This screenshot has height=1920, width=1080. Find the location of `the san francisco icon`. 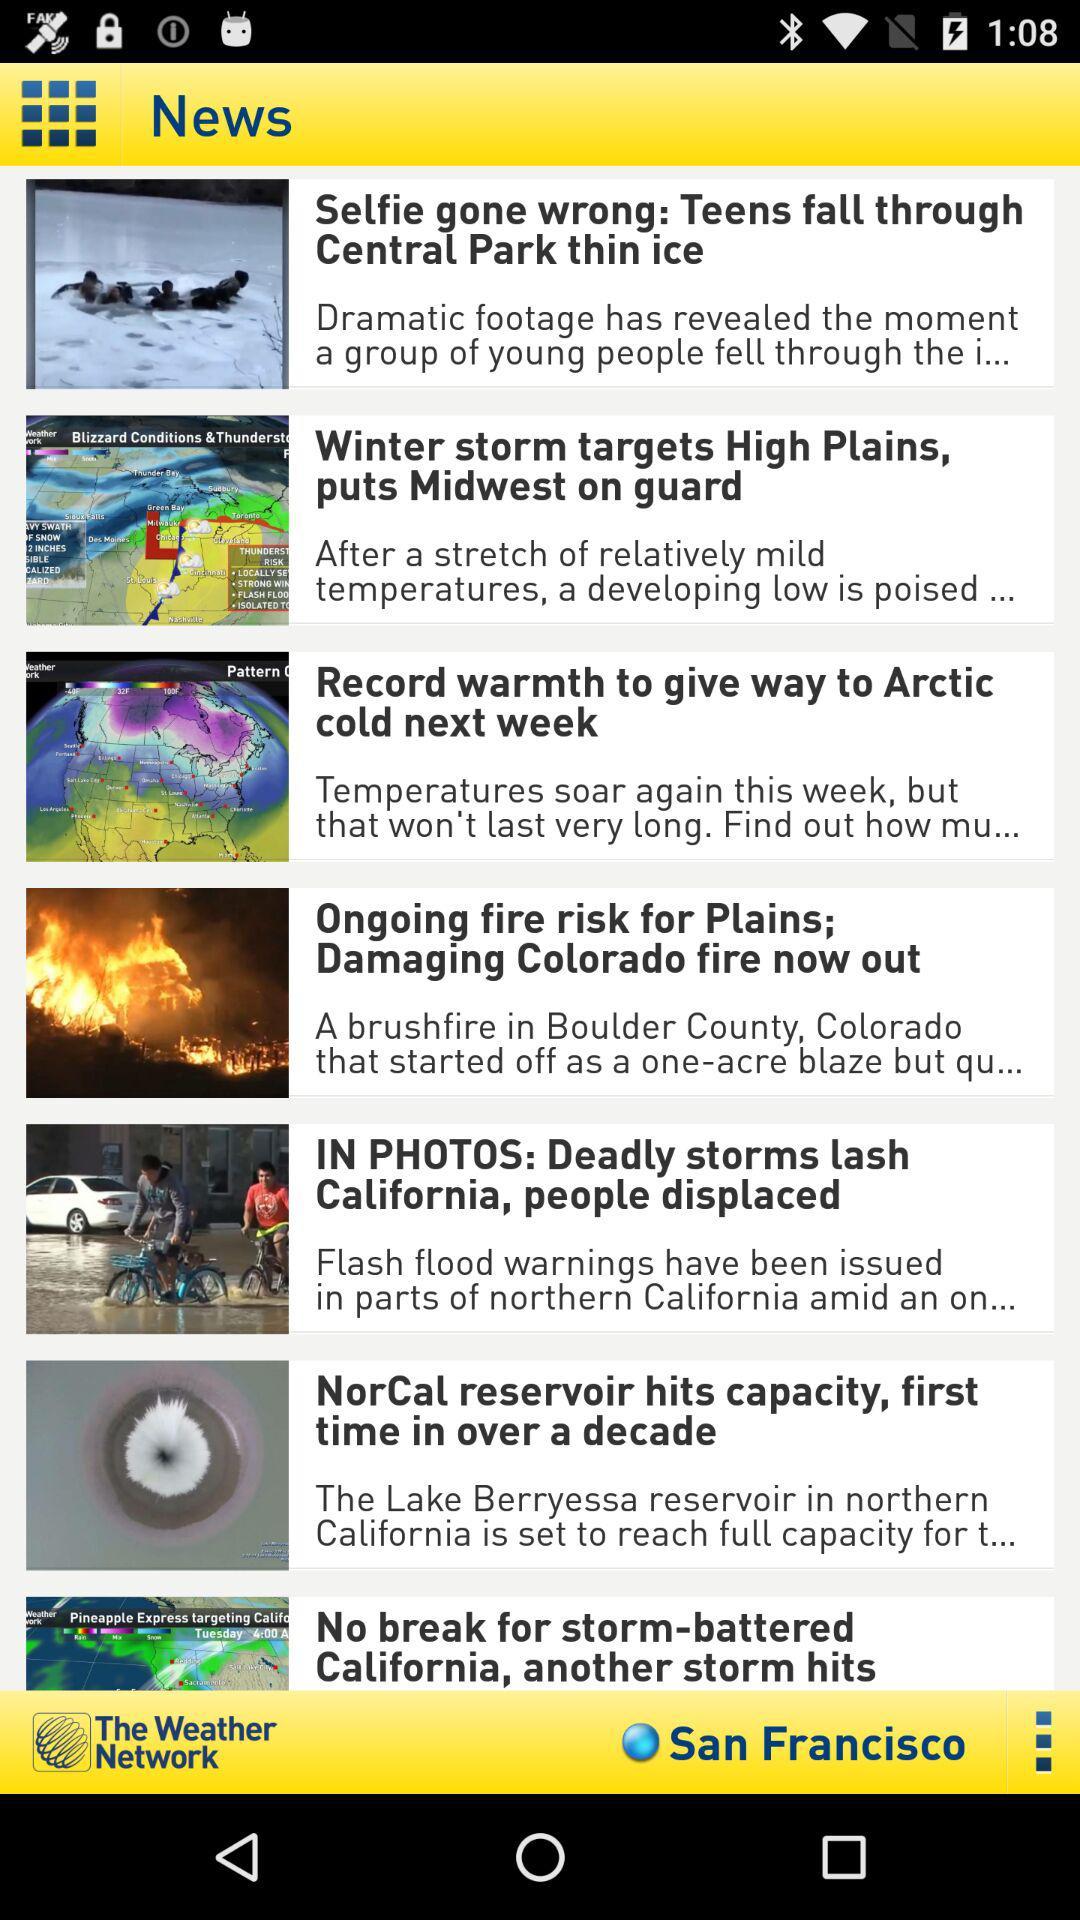

the san francisco icon is located at coordinates (788, 1741).